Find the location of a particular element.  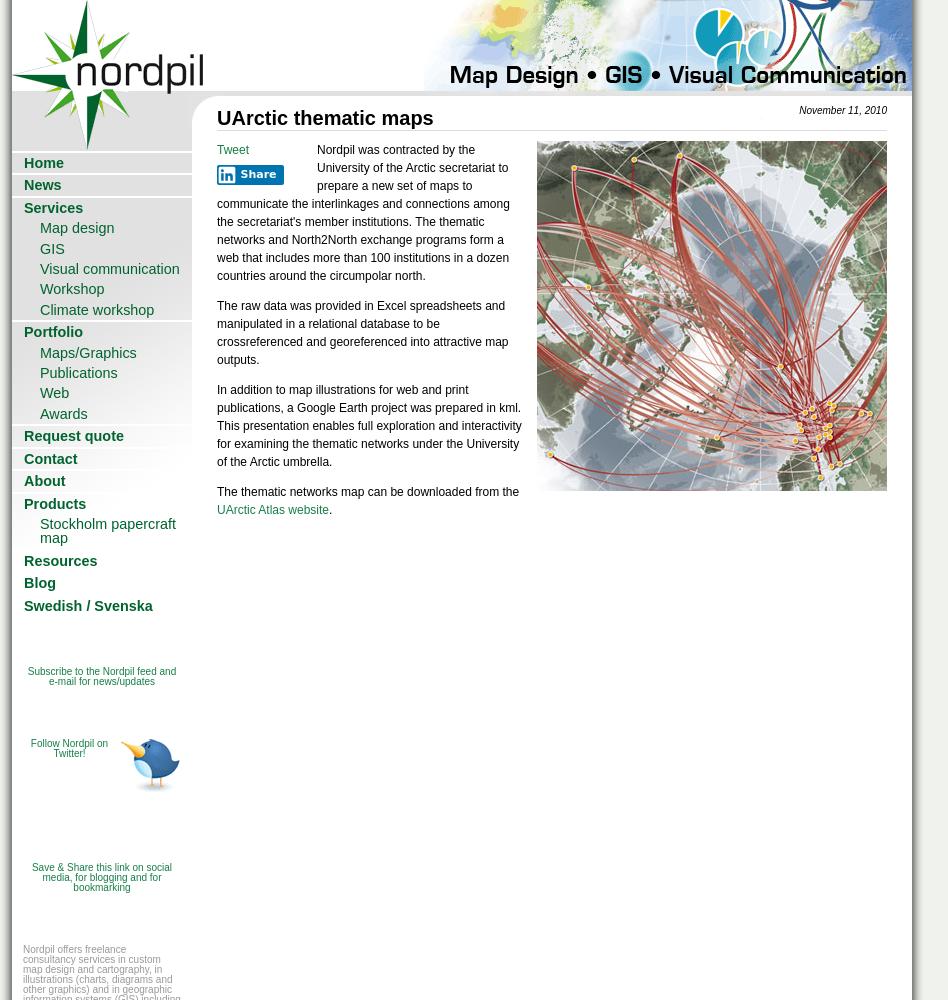

'Resources' is located at coordinates (60, 560).